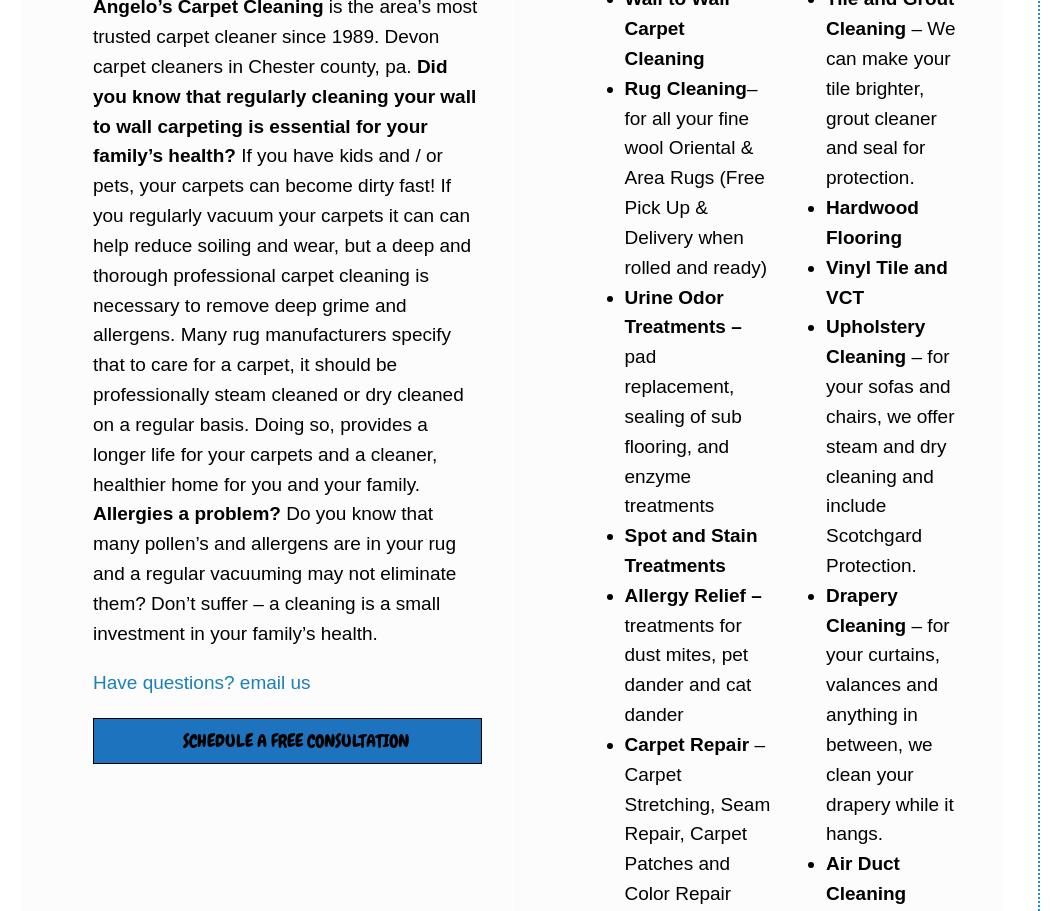  Describe the element at coordinates (682, 311) in the screenshot. I see `'Urine Odor Treatments –'` at that location.